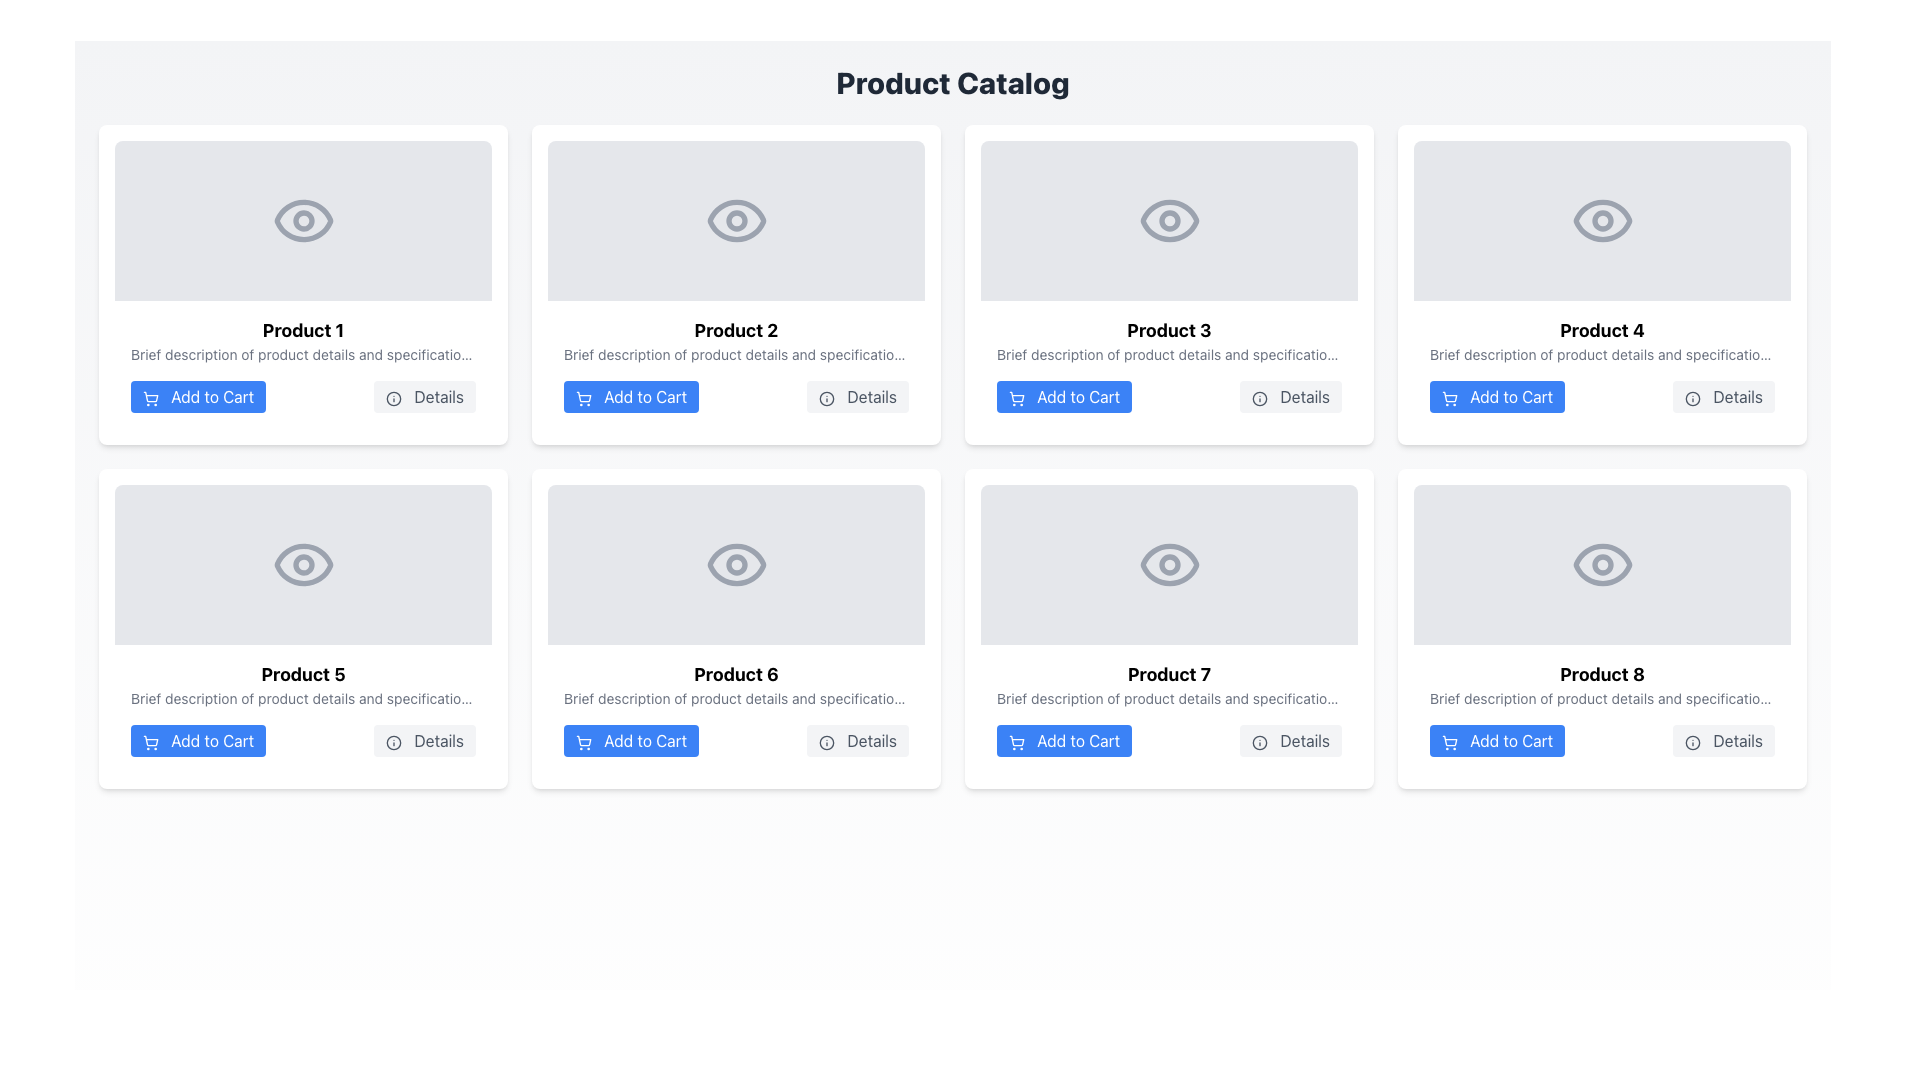 The width and height of the screenshot is (1920, 1080). I want to click on the text label providing product details for 'Product 8' located directly below its title and above the buttons, so click(1602, 697).